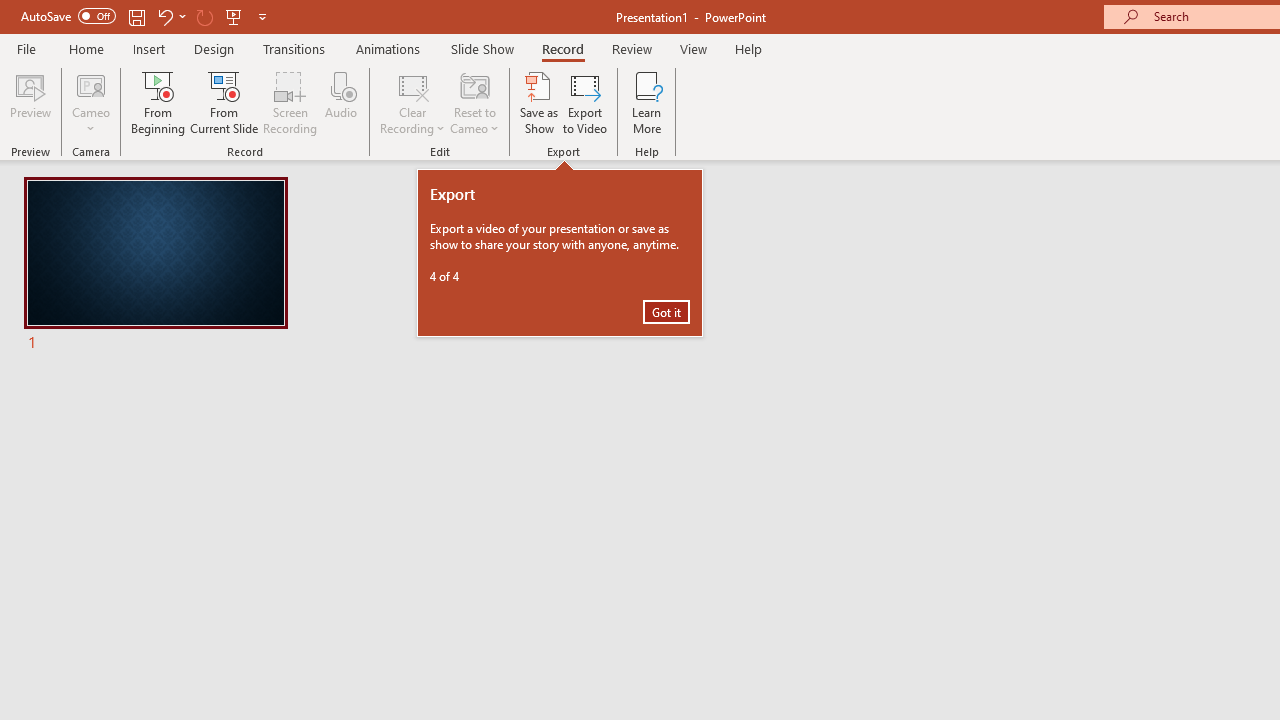 The width and height of the screenshot is (1280, 720). Describe the element at coordinates (539, 103) in the screenshot. I see `'Save as Show'` at that location.